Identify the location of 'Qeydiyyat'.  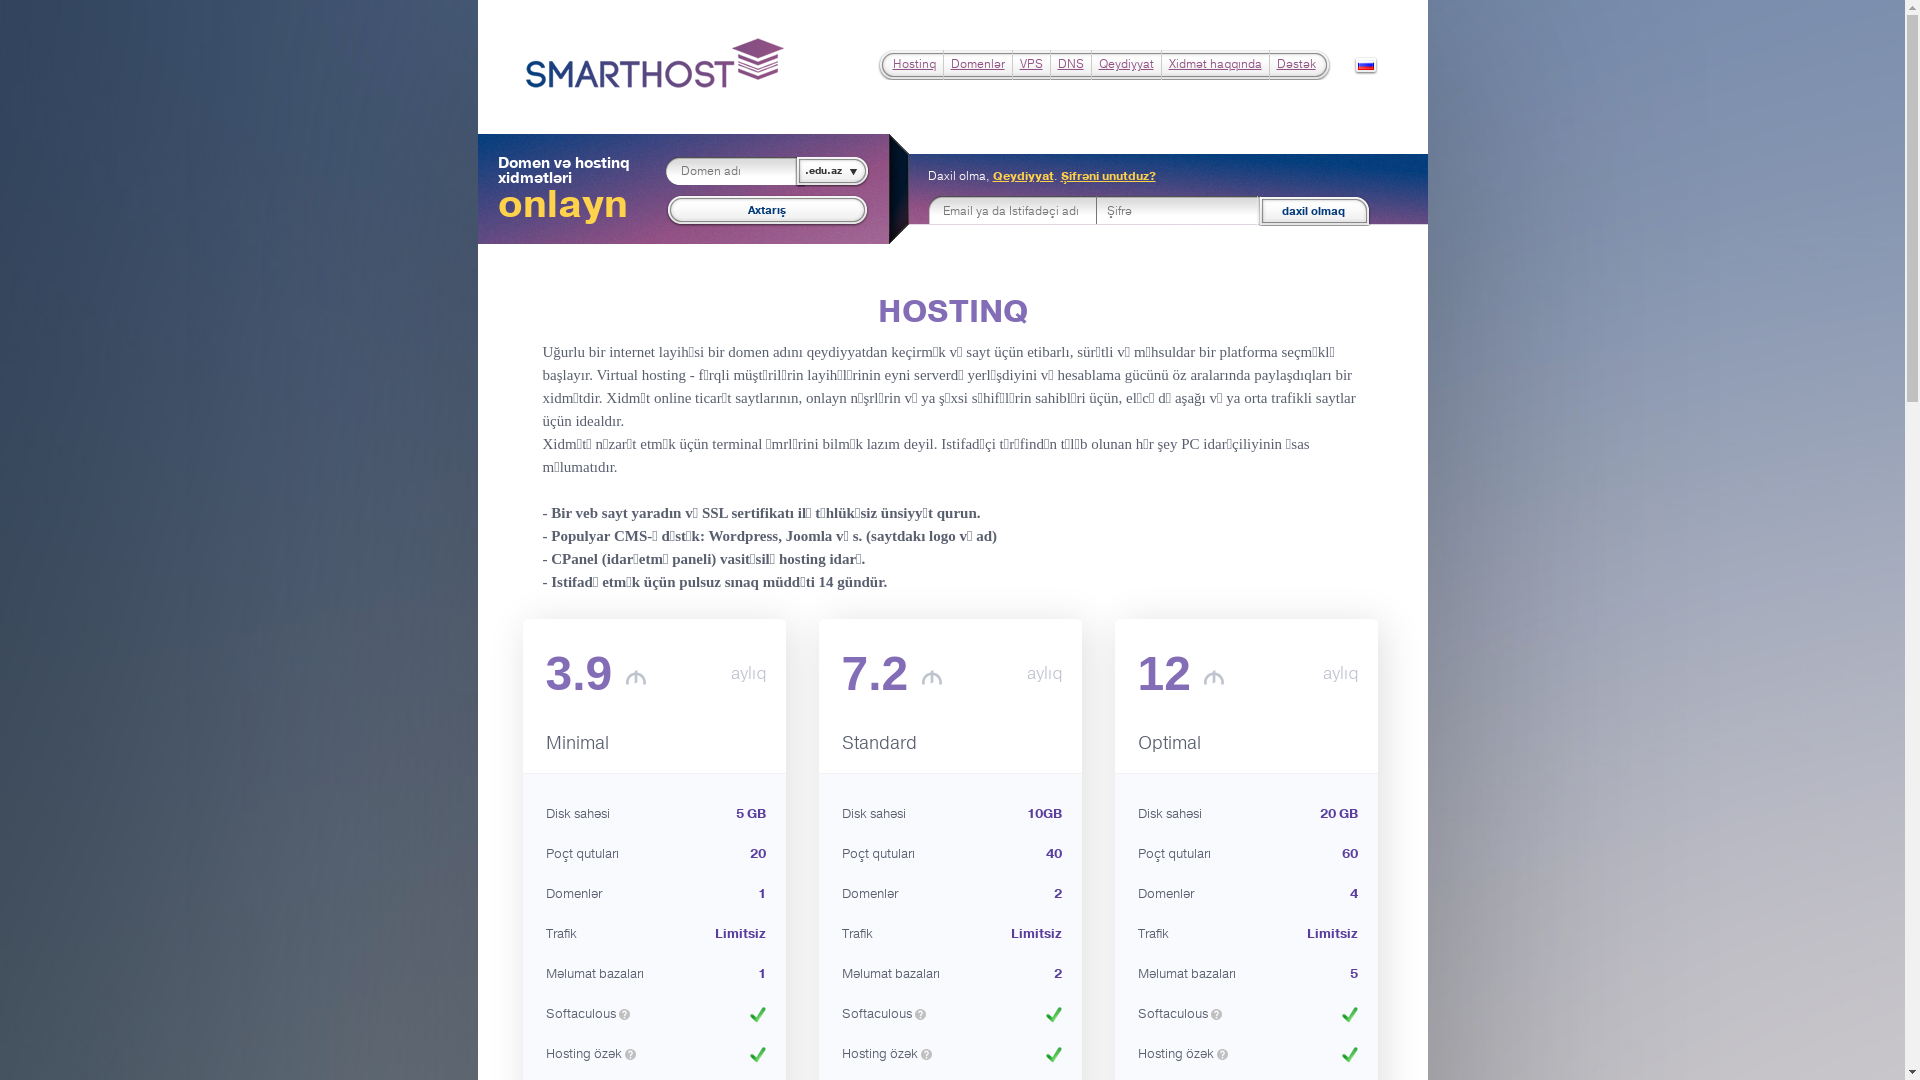
(1022, 175).